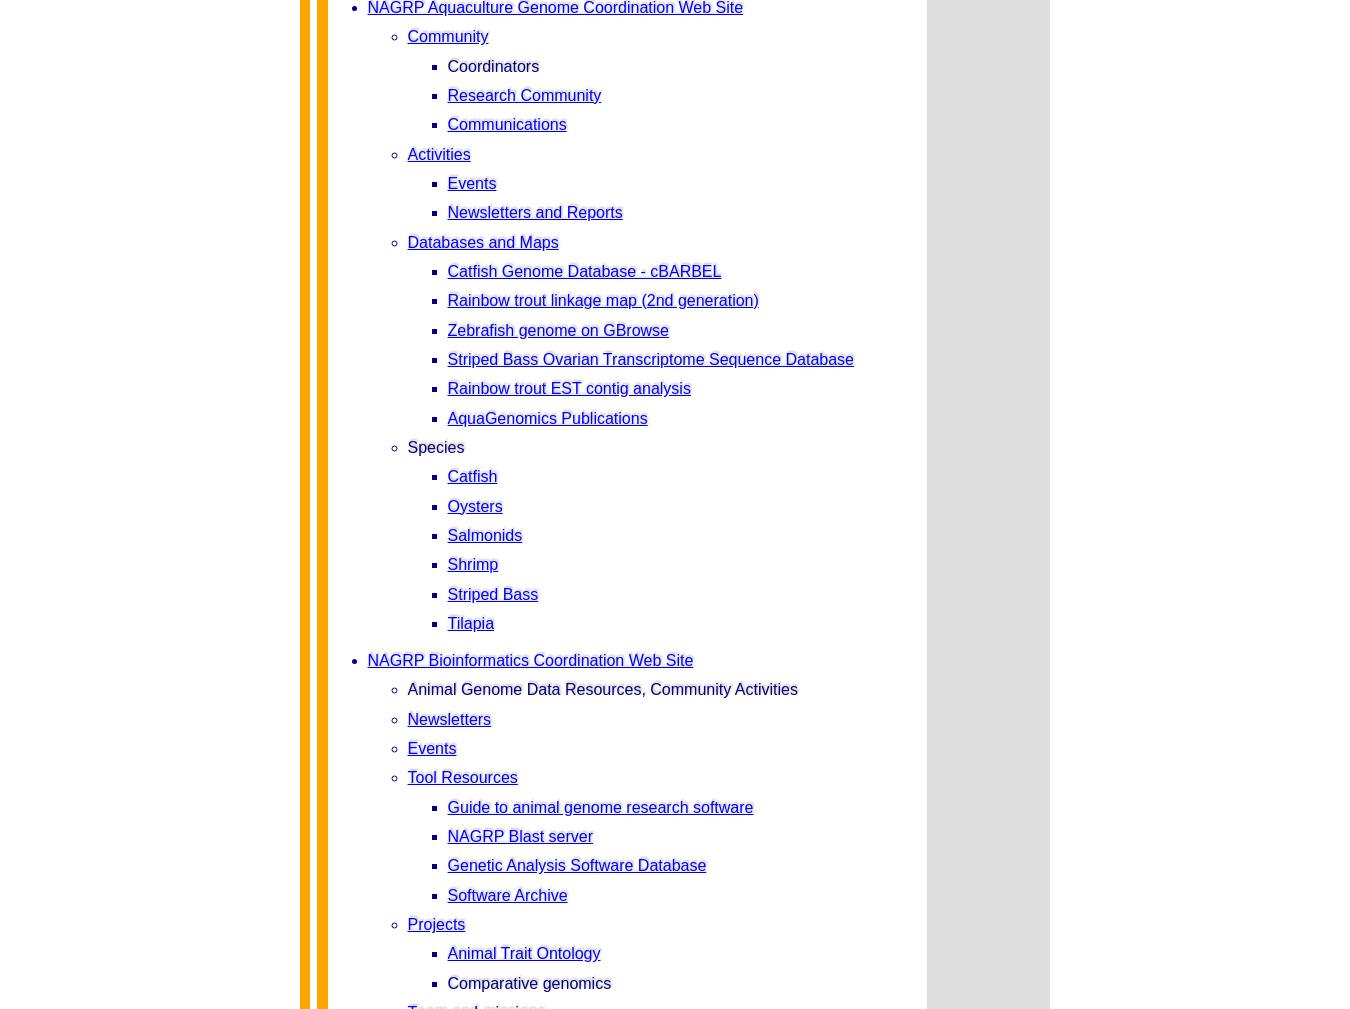 This screenshot has height=1009, width=1350. What do you see at coordinates (529, 660) in the screenshot?
I see `'NAGRP Bioinformatics Coordination Web Site'` at bounding box center [529, 660].